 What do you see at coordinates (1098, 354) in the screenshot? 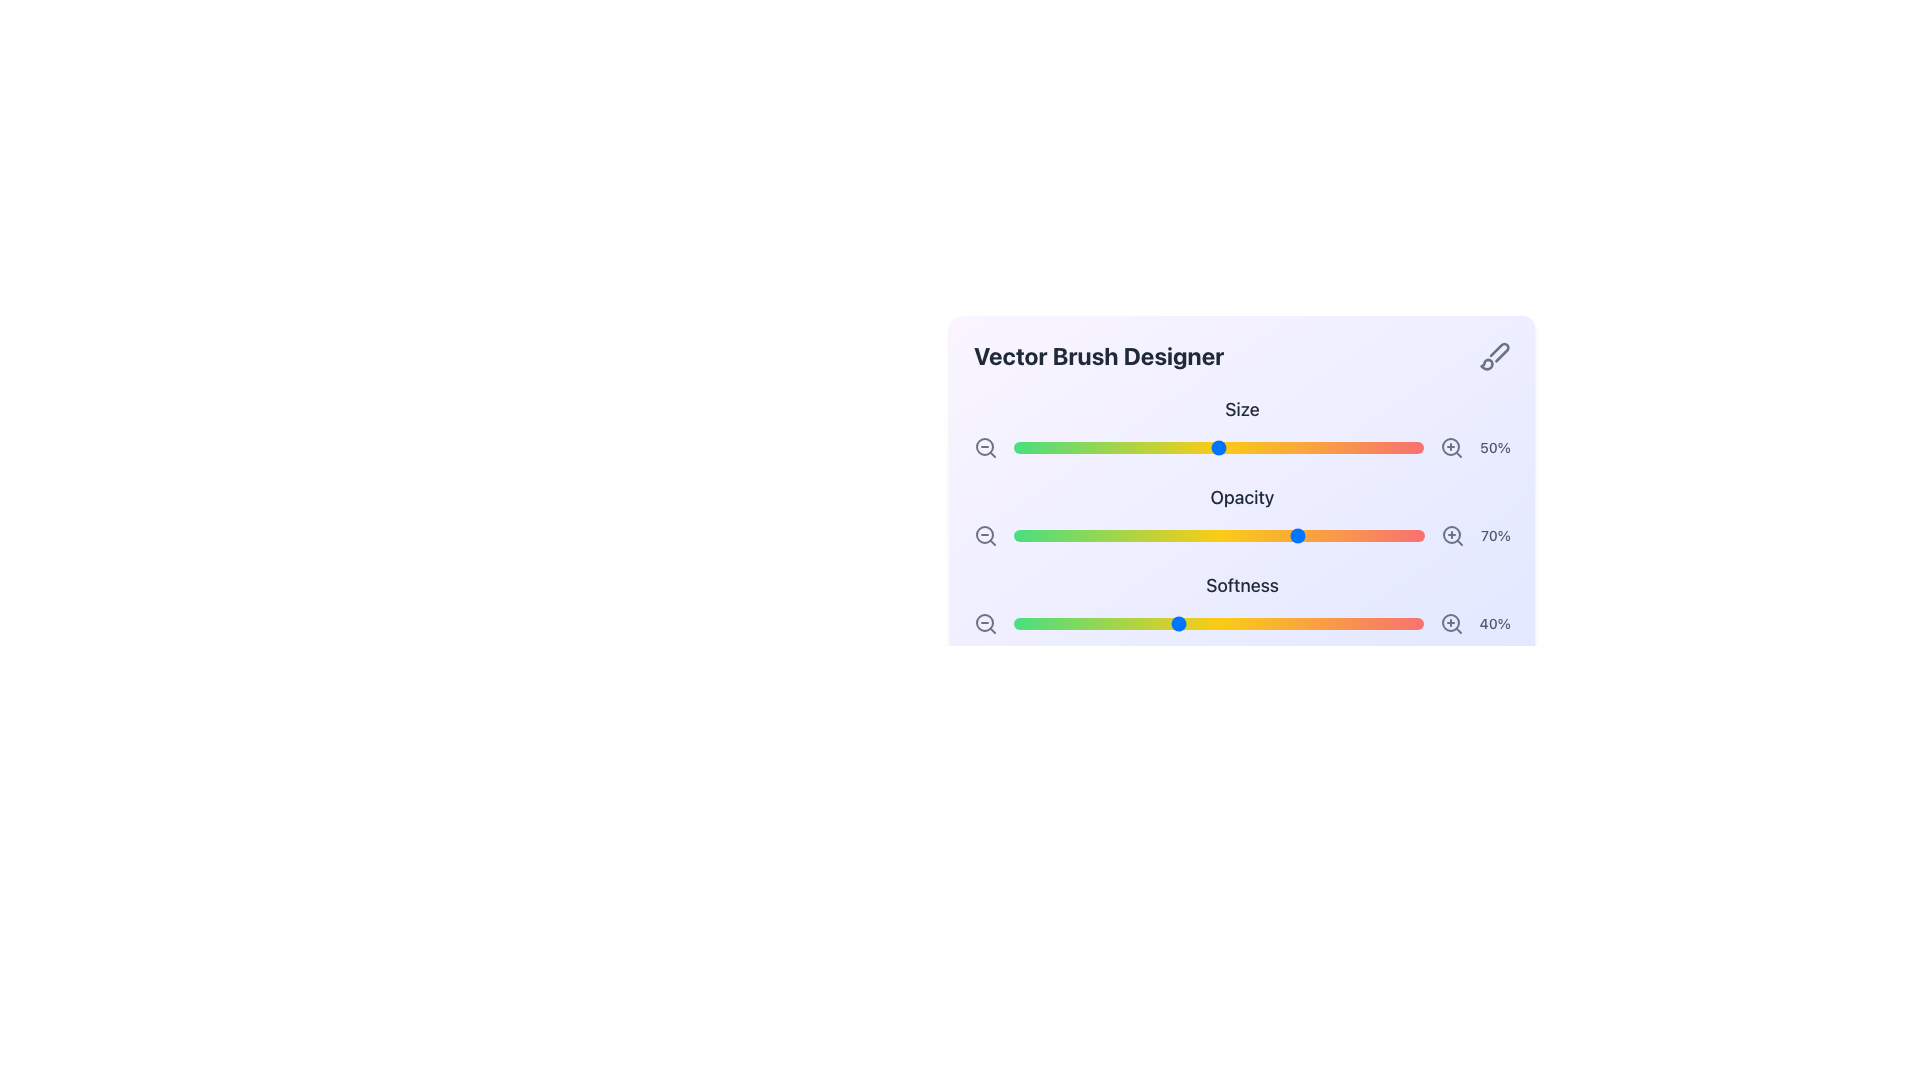
I see `the Text Label element displaying 'Vector Brush Designer', which is styled in bold, large dark gray font on a light background` at bounding box center [1098, 354].